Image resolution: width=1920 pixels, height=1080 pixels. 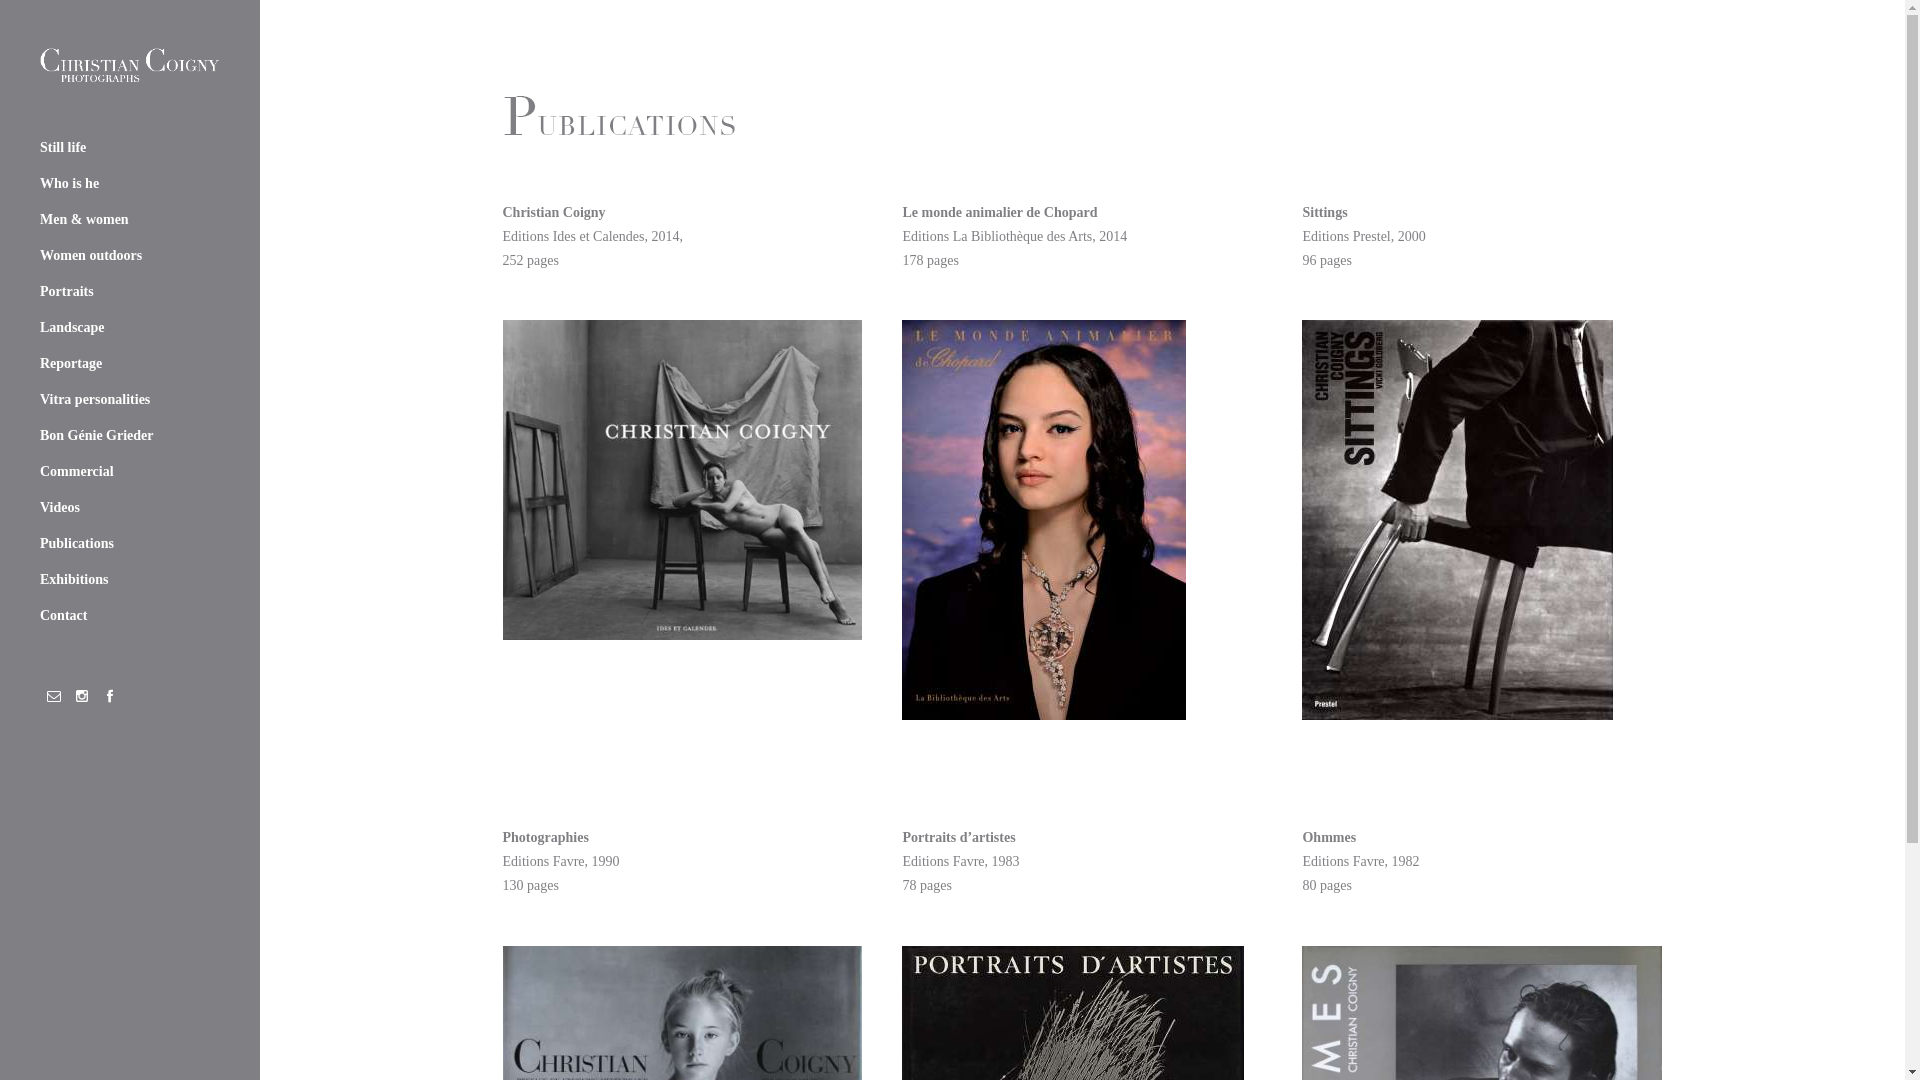 What do you see at coordinates (80, 694) in the screenshot?
I see `'social_instagram'` at bounding box center [80, 694].